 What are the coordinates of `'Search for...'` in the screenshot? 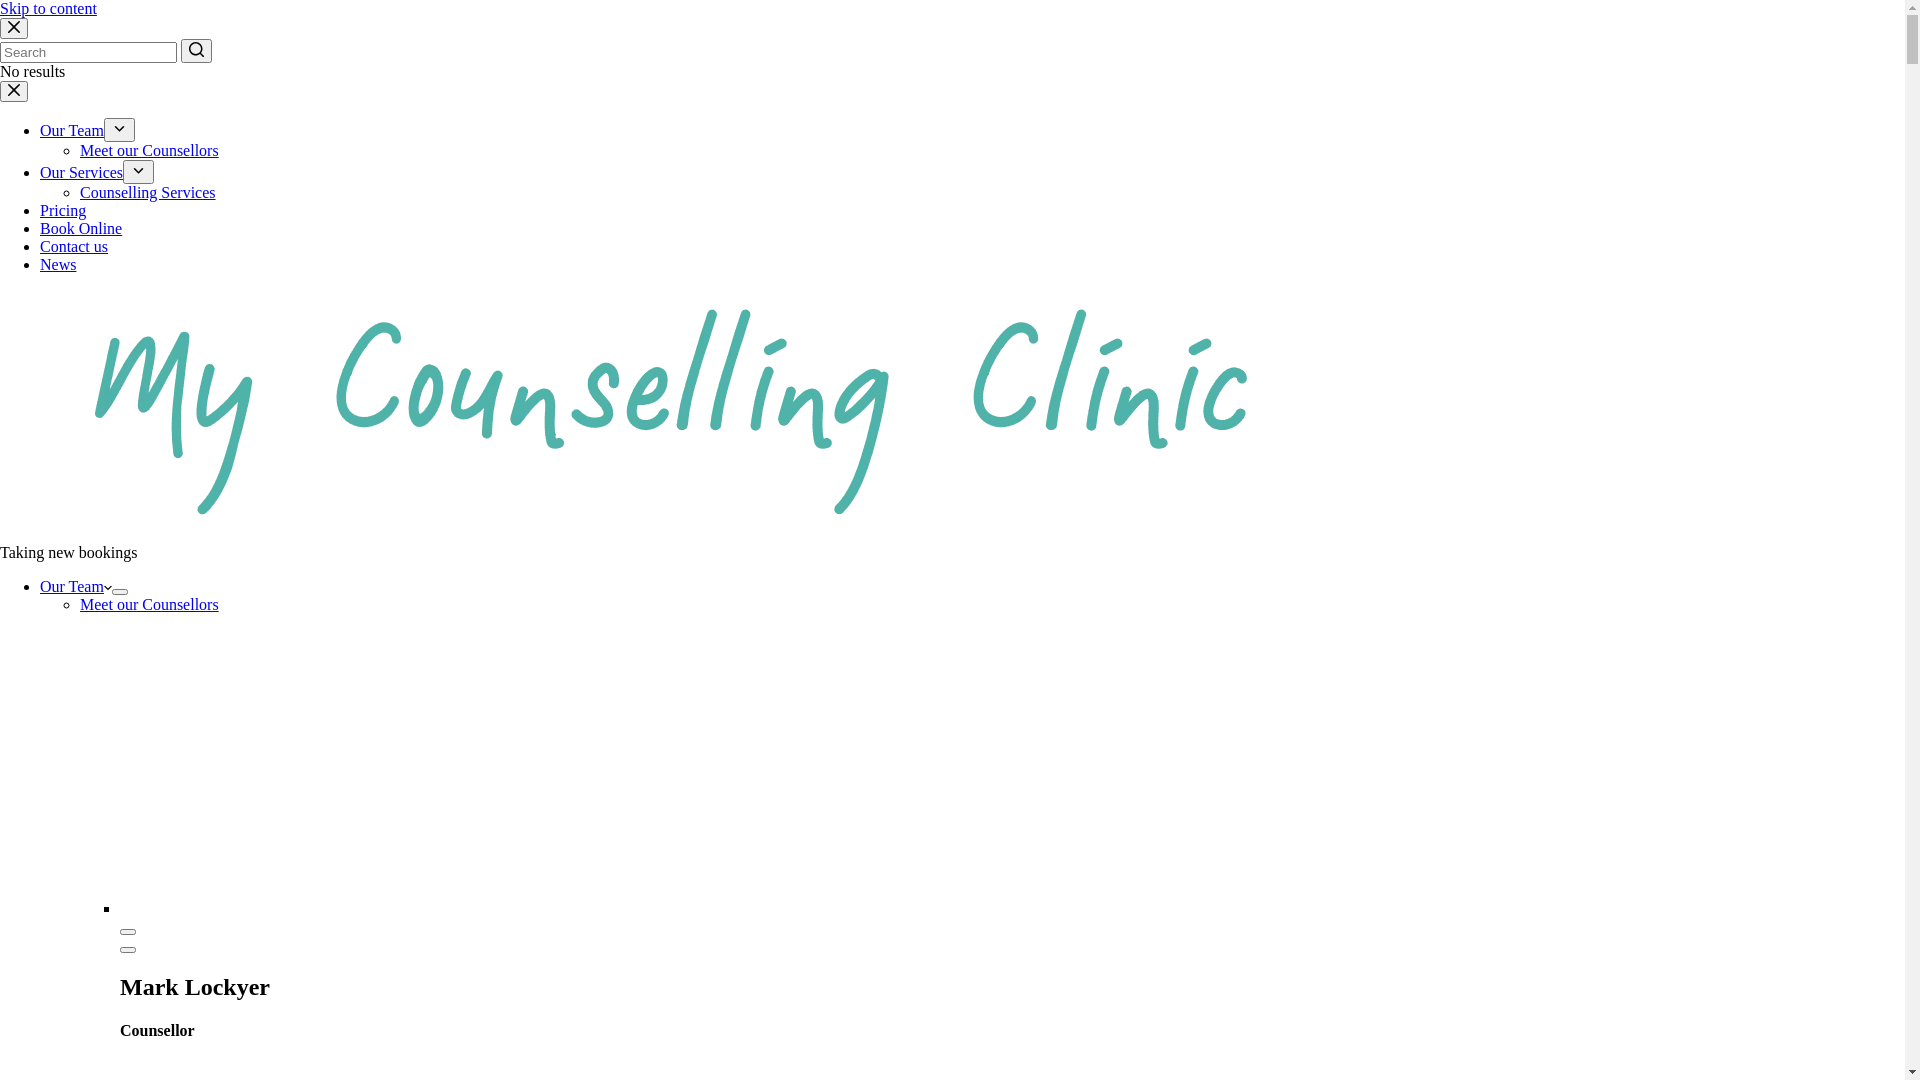 It's located at (87, 51).